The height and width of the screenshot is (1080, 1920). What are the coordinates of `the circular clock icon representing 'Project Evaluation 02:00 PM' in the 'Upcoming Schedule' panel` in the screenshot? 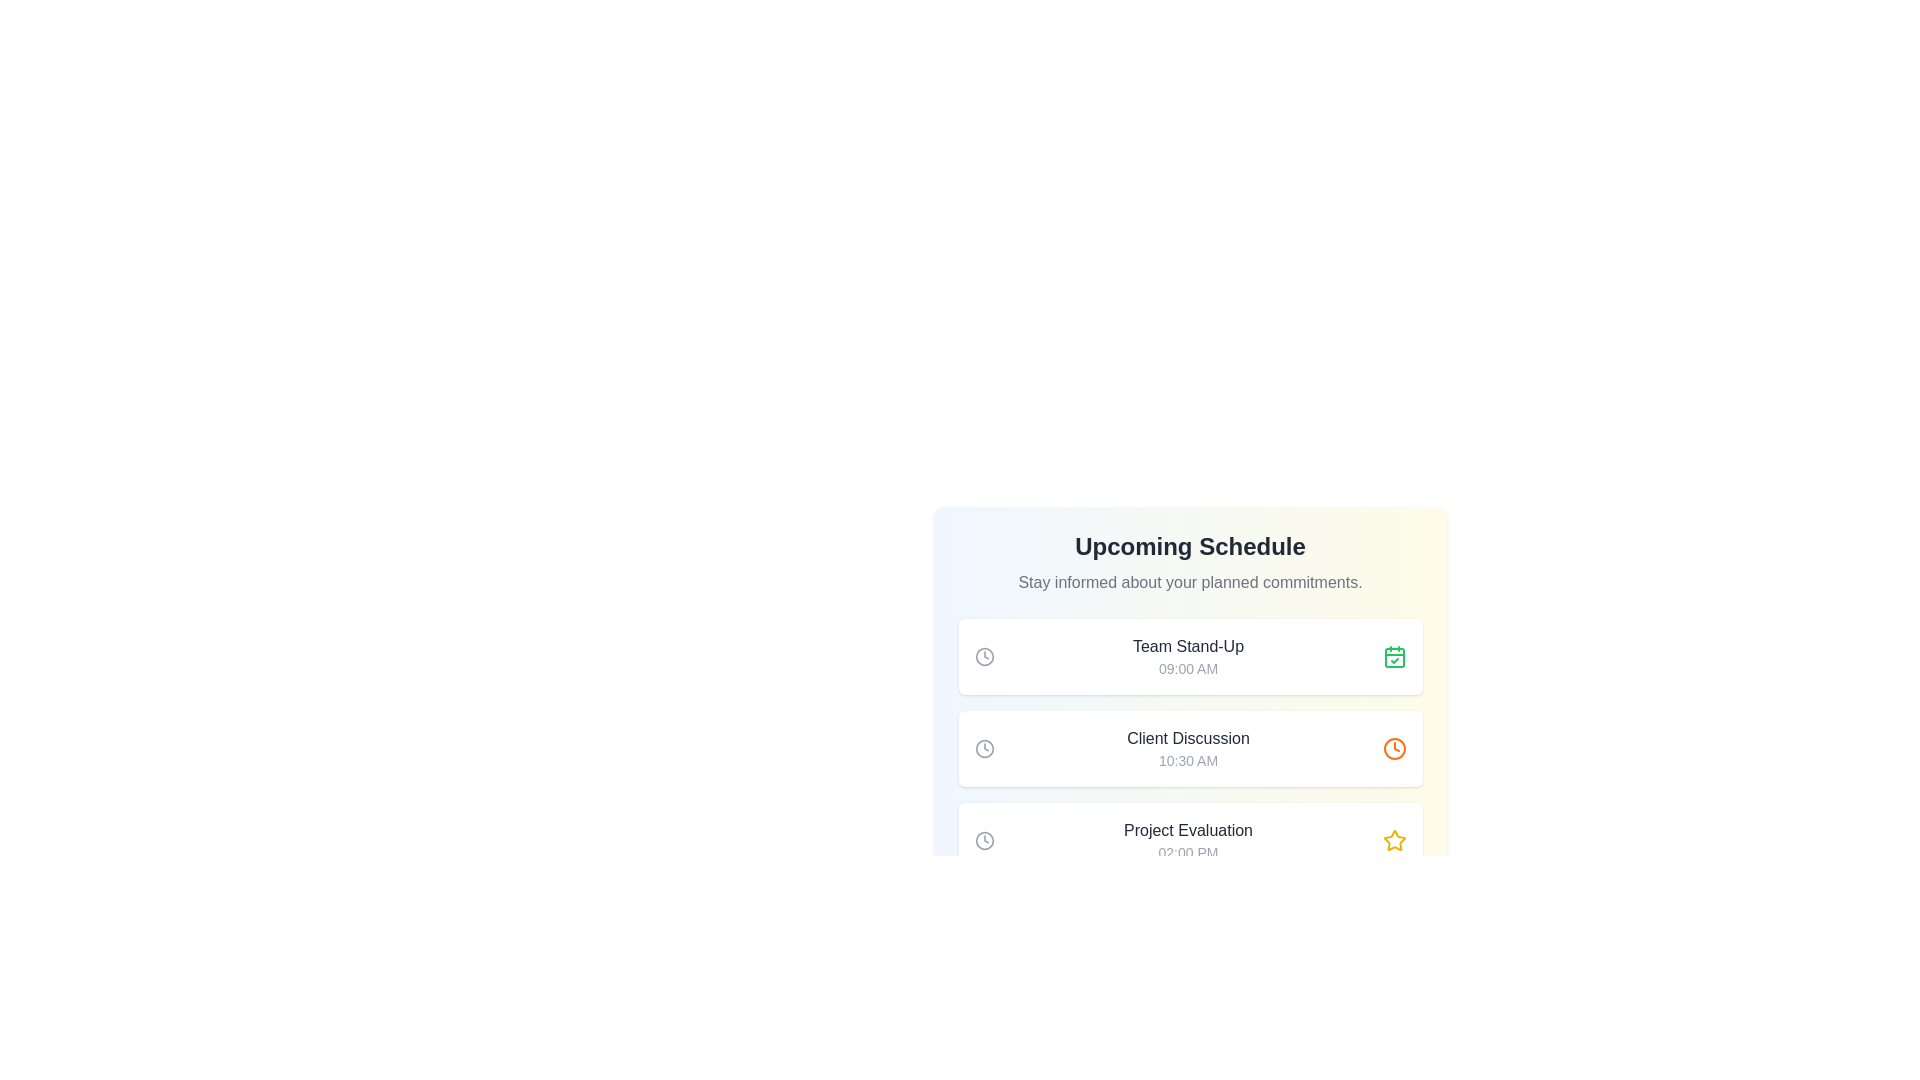 It's located at (984, 840).